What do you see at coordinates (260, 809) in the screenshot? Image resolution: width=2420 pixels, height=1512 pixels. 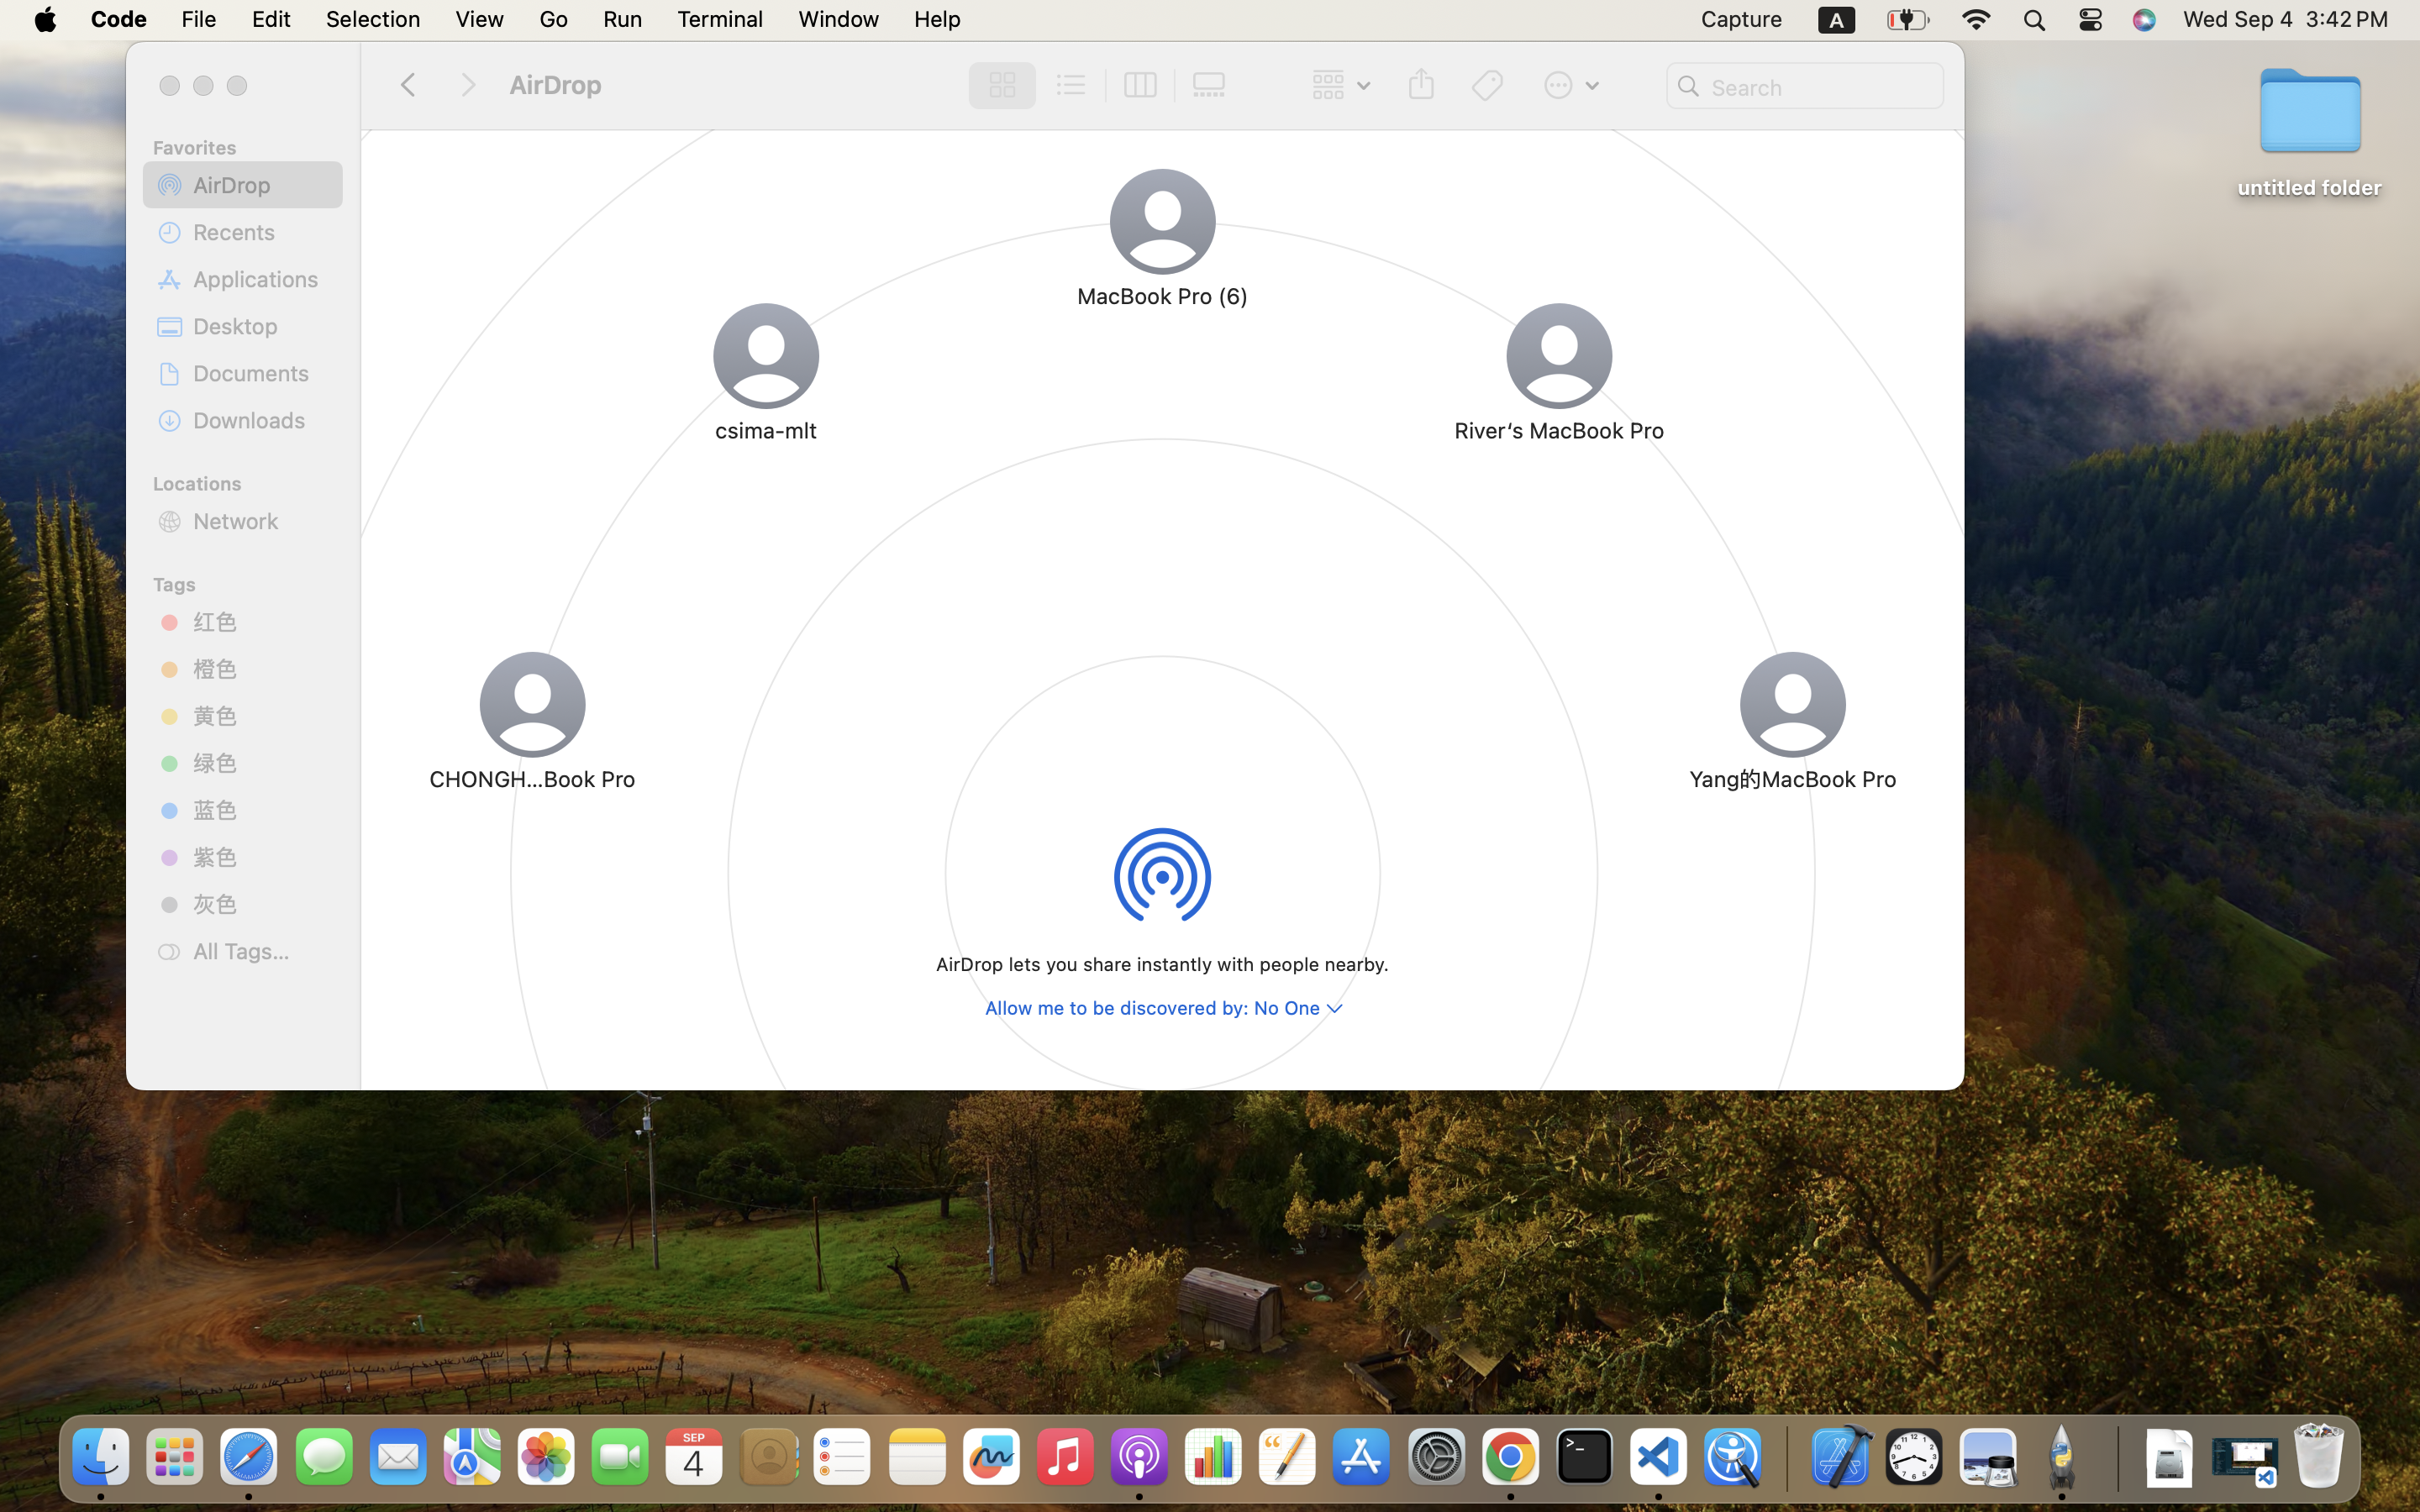 I see `'蓝色'` at bounding box center [260, 809].